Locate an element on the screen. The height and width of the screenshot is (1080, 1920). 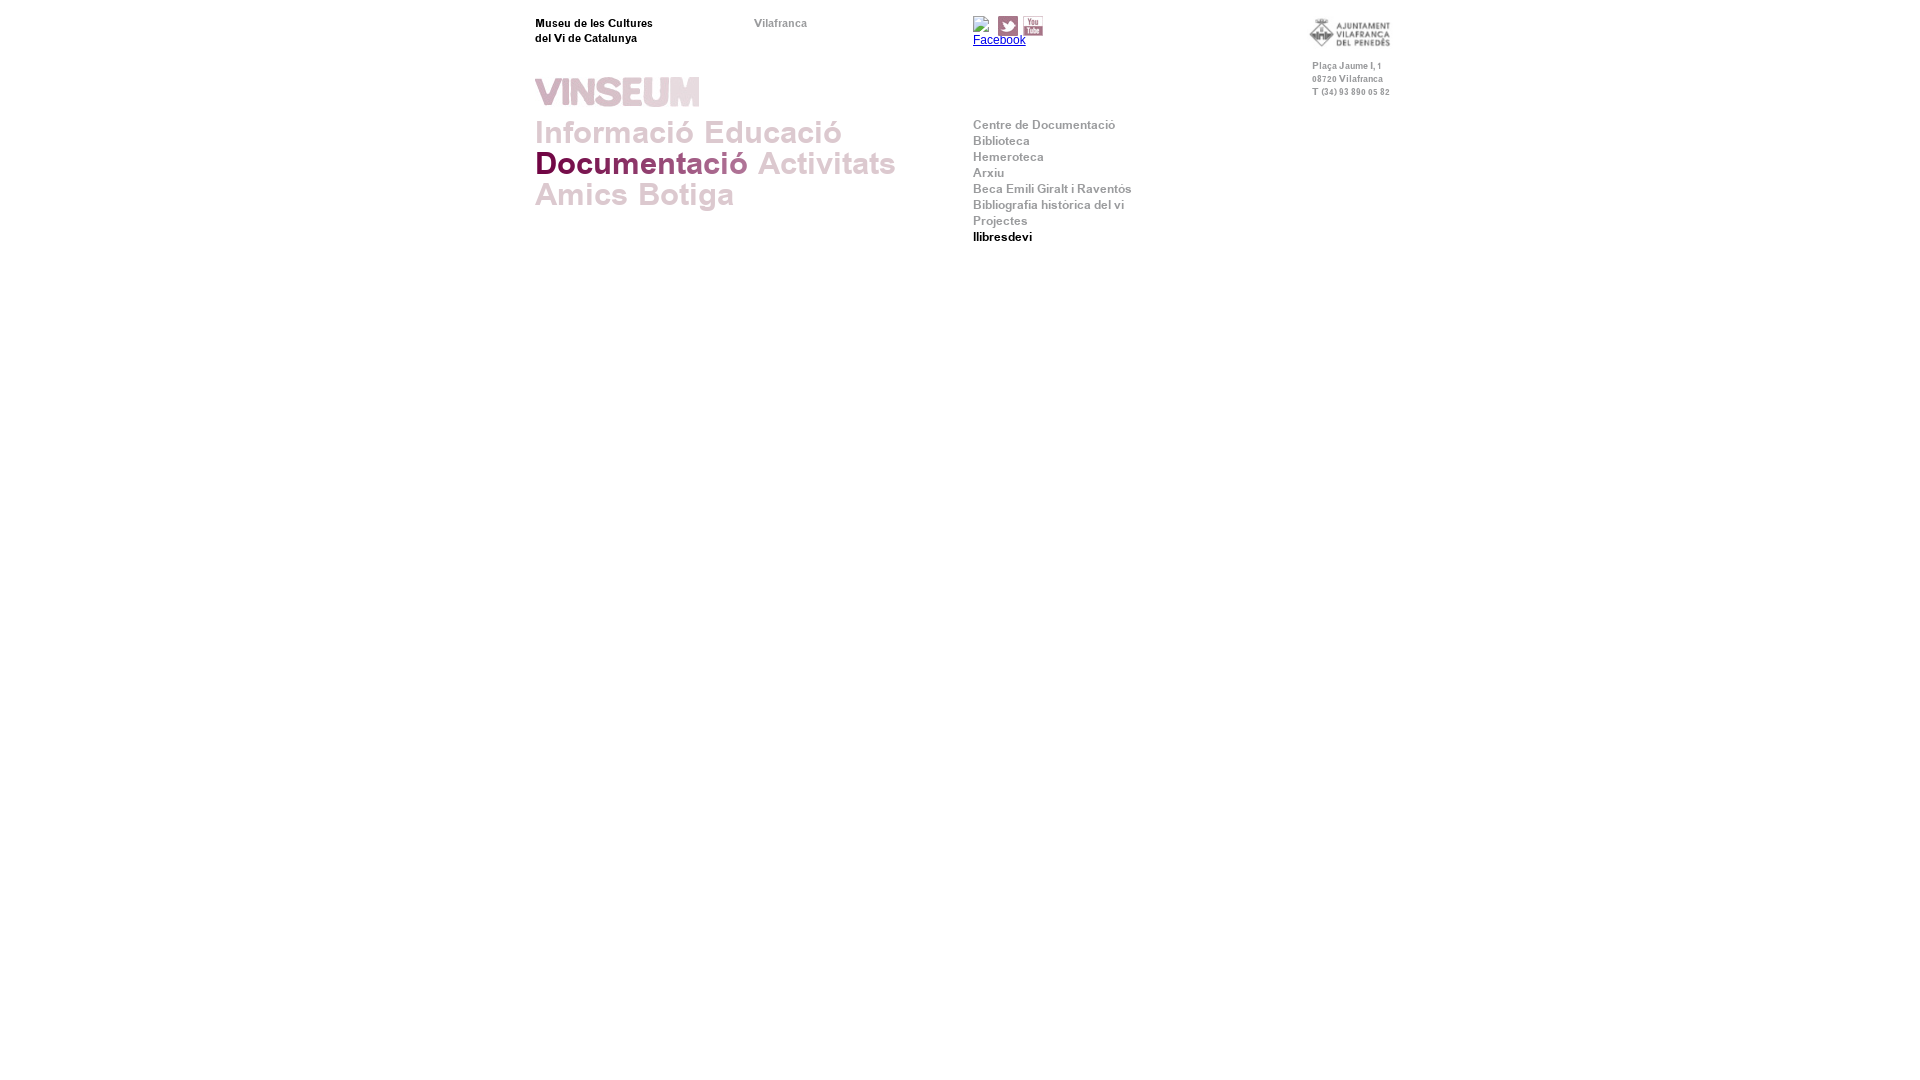
'Amics' is located at coordinates (580, 194).